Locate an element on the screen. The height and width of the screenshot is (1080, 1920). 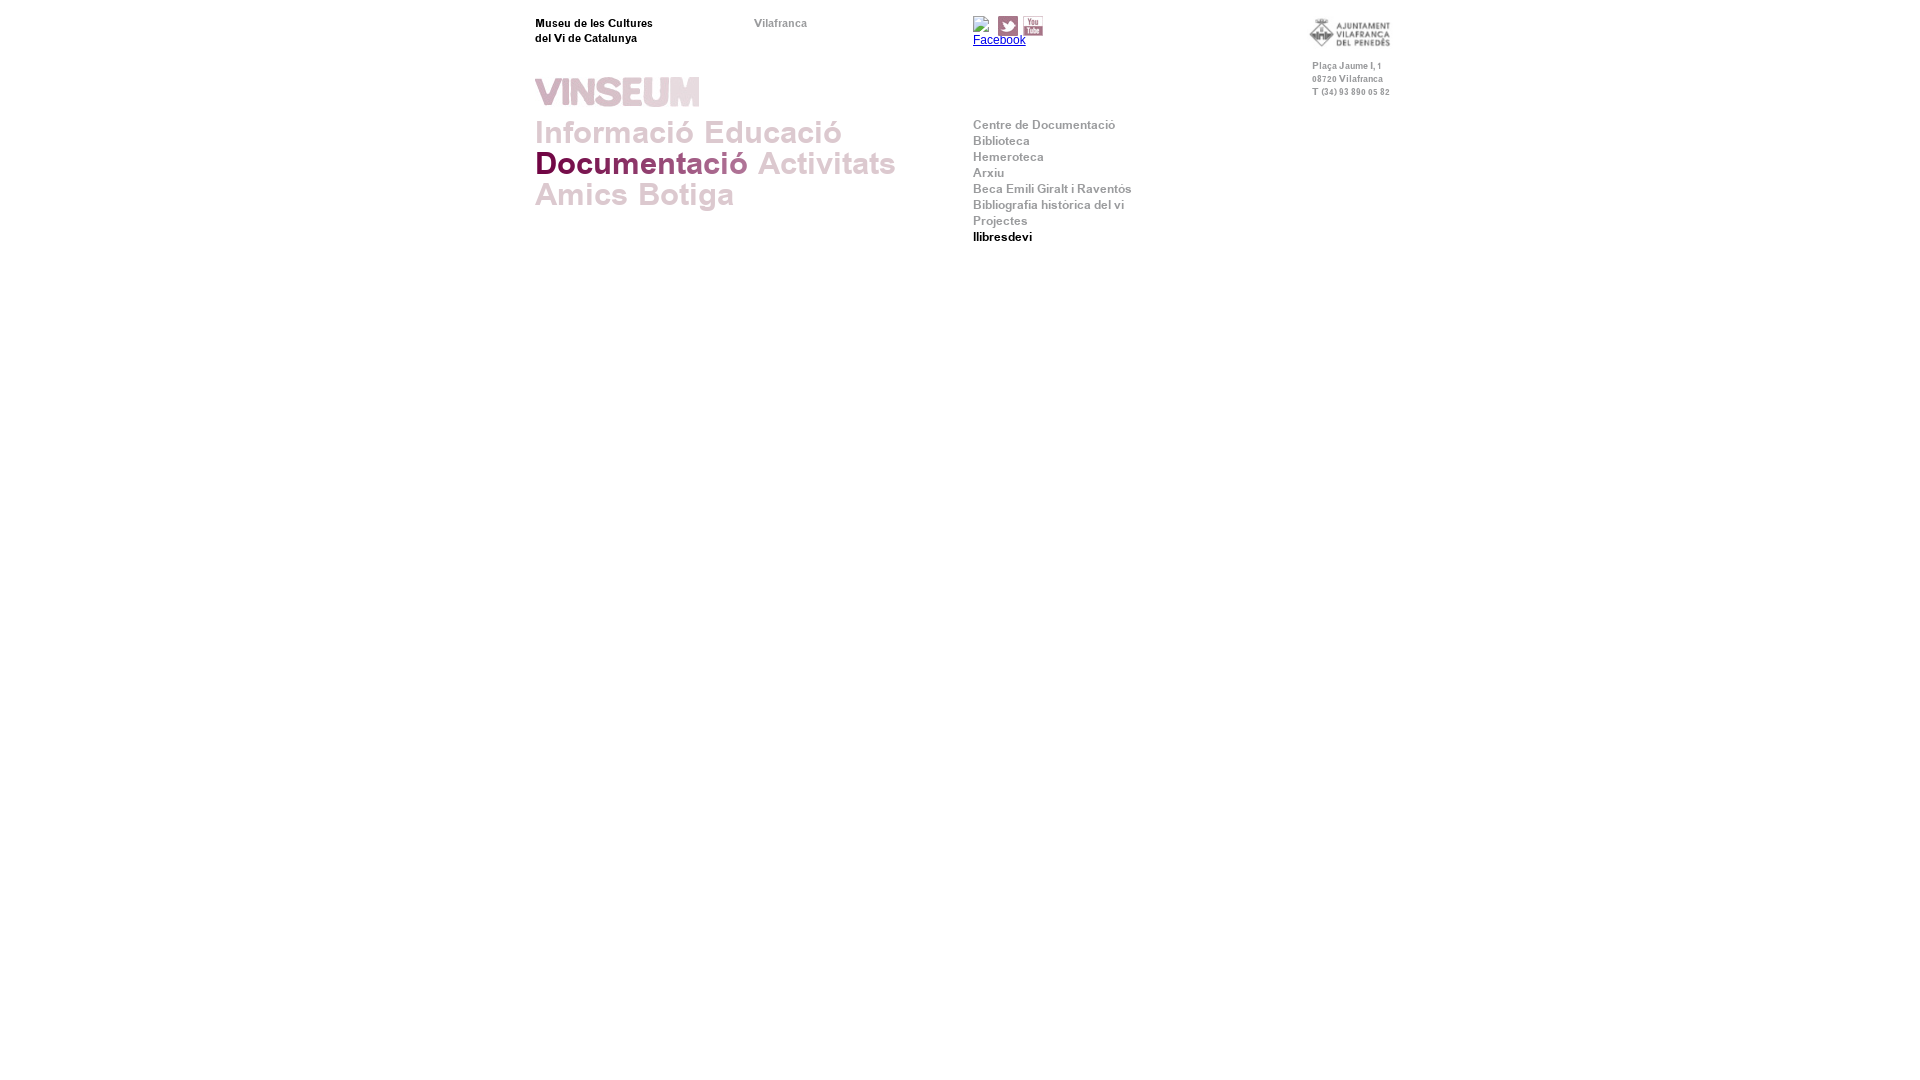
'Amics' is located at coordinates (580, 194).